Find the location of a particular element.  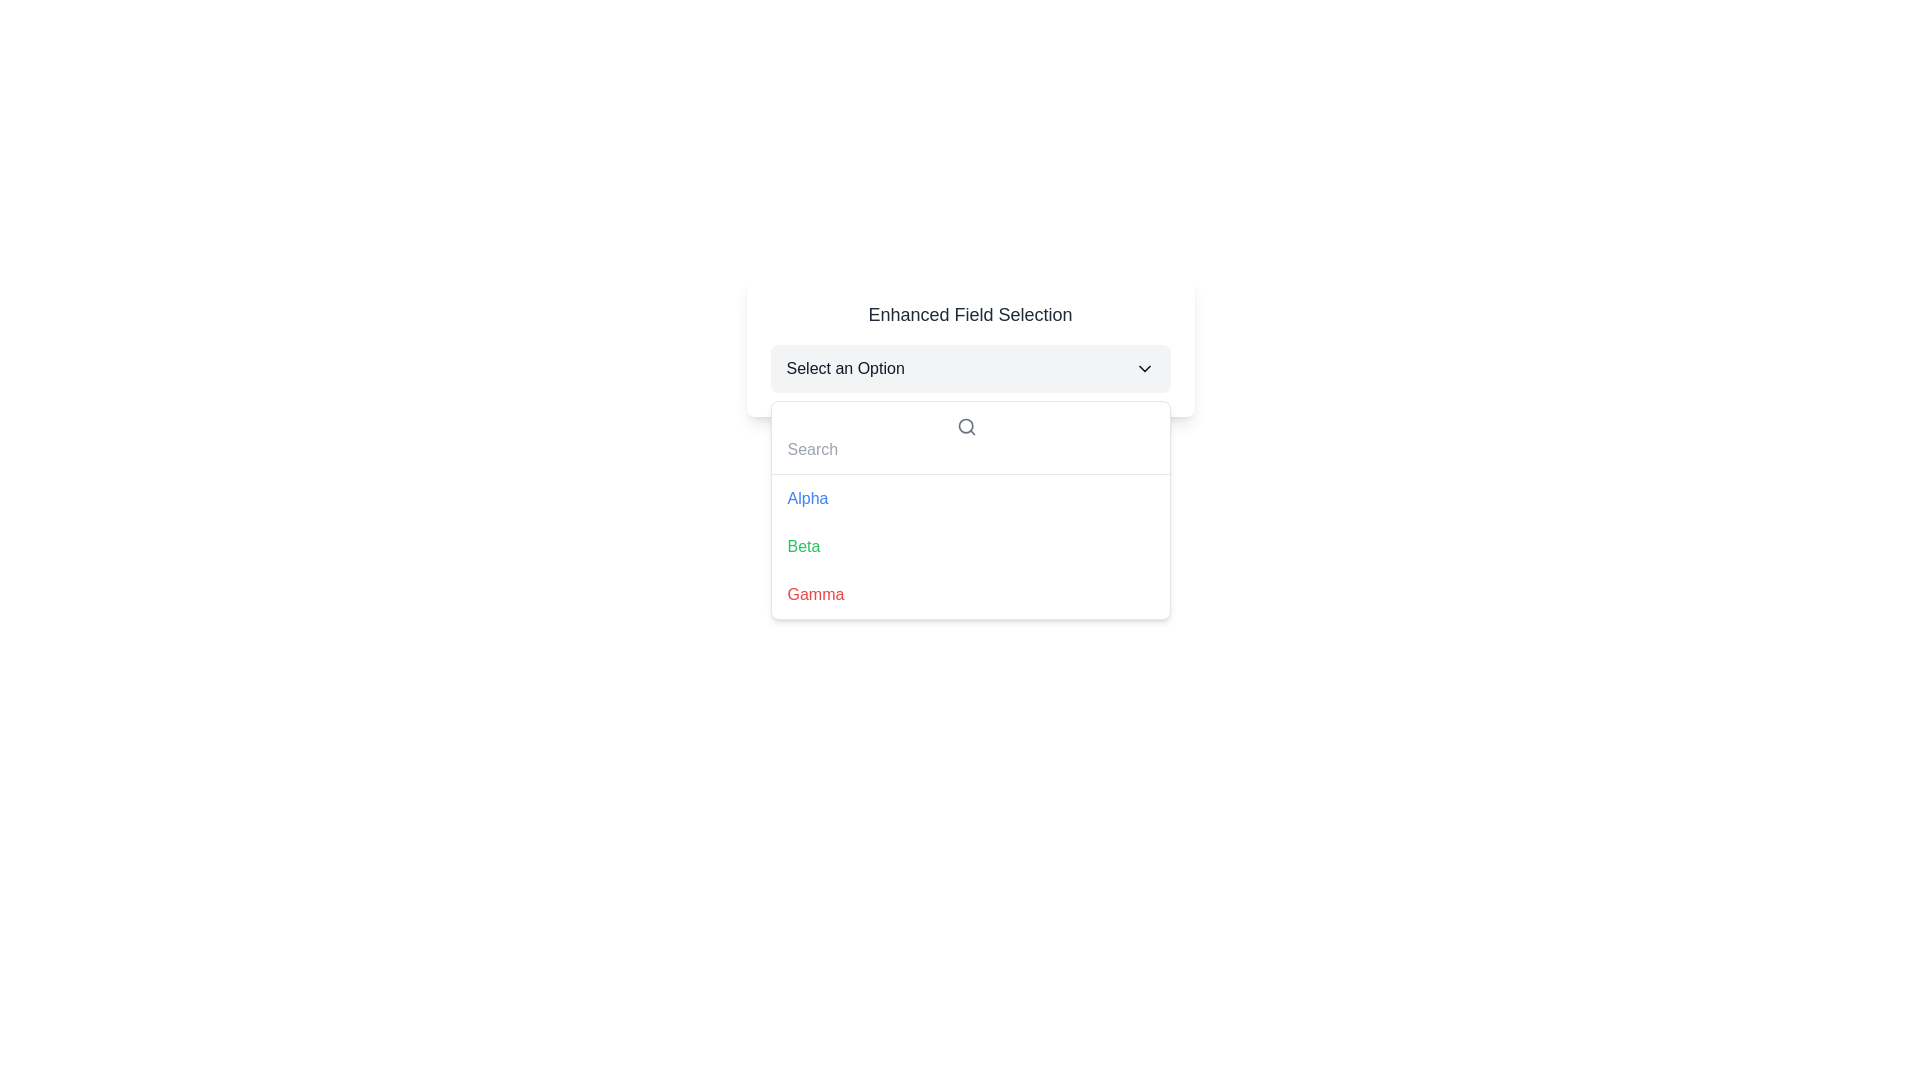

the circular SVG element representing the lens of the search magnifying glass icon located next to the 'Search' label in the dropdown menu under 'Enhanced Field Selection' is located at coordinates (965, 424).